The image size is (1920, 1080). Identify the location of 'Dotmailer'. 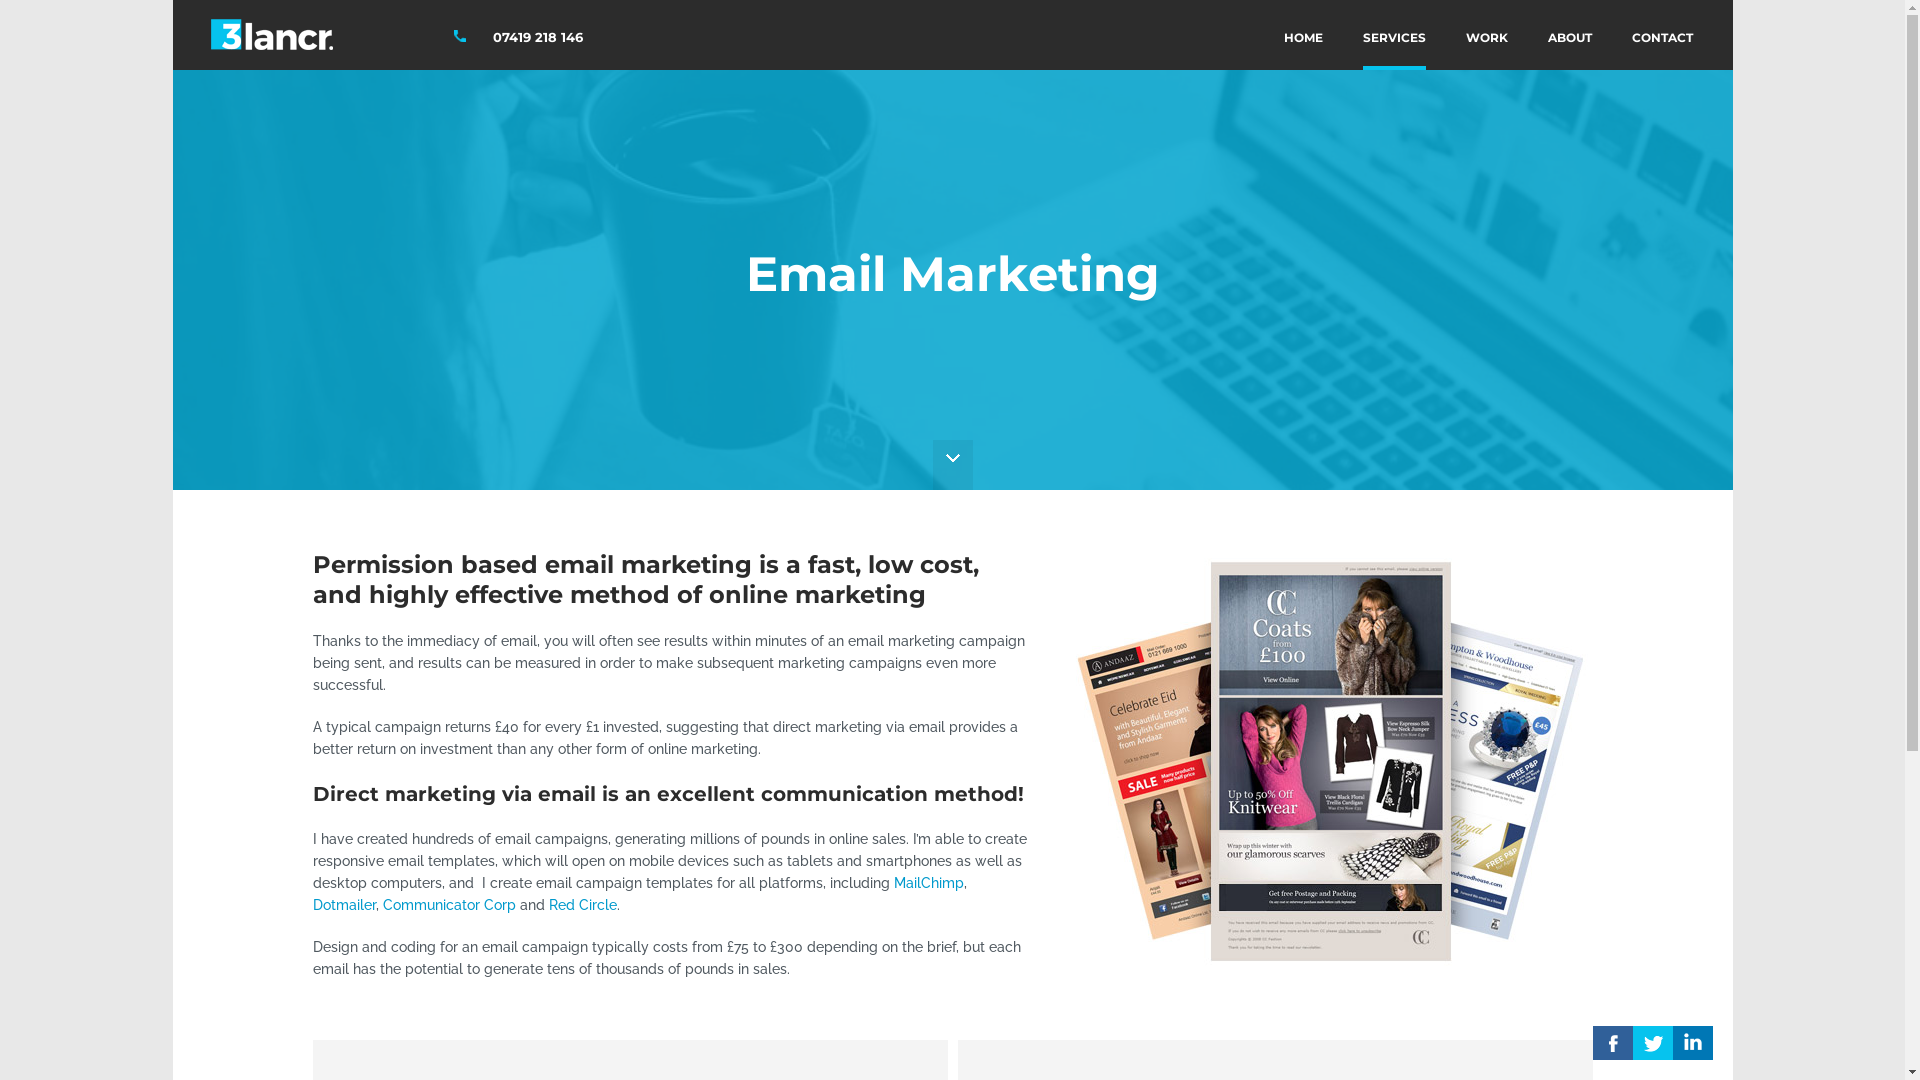
(343, 905).